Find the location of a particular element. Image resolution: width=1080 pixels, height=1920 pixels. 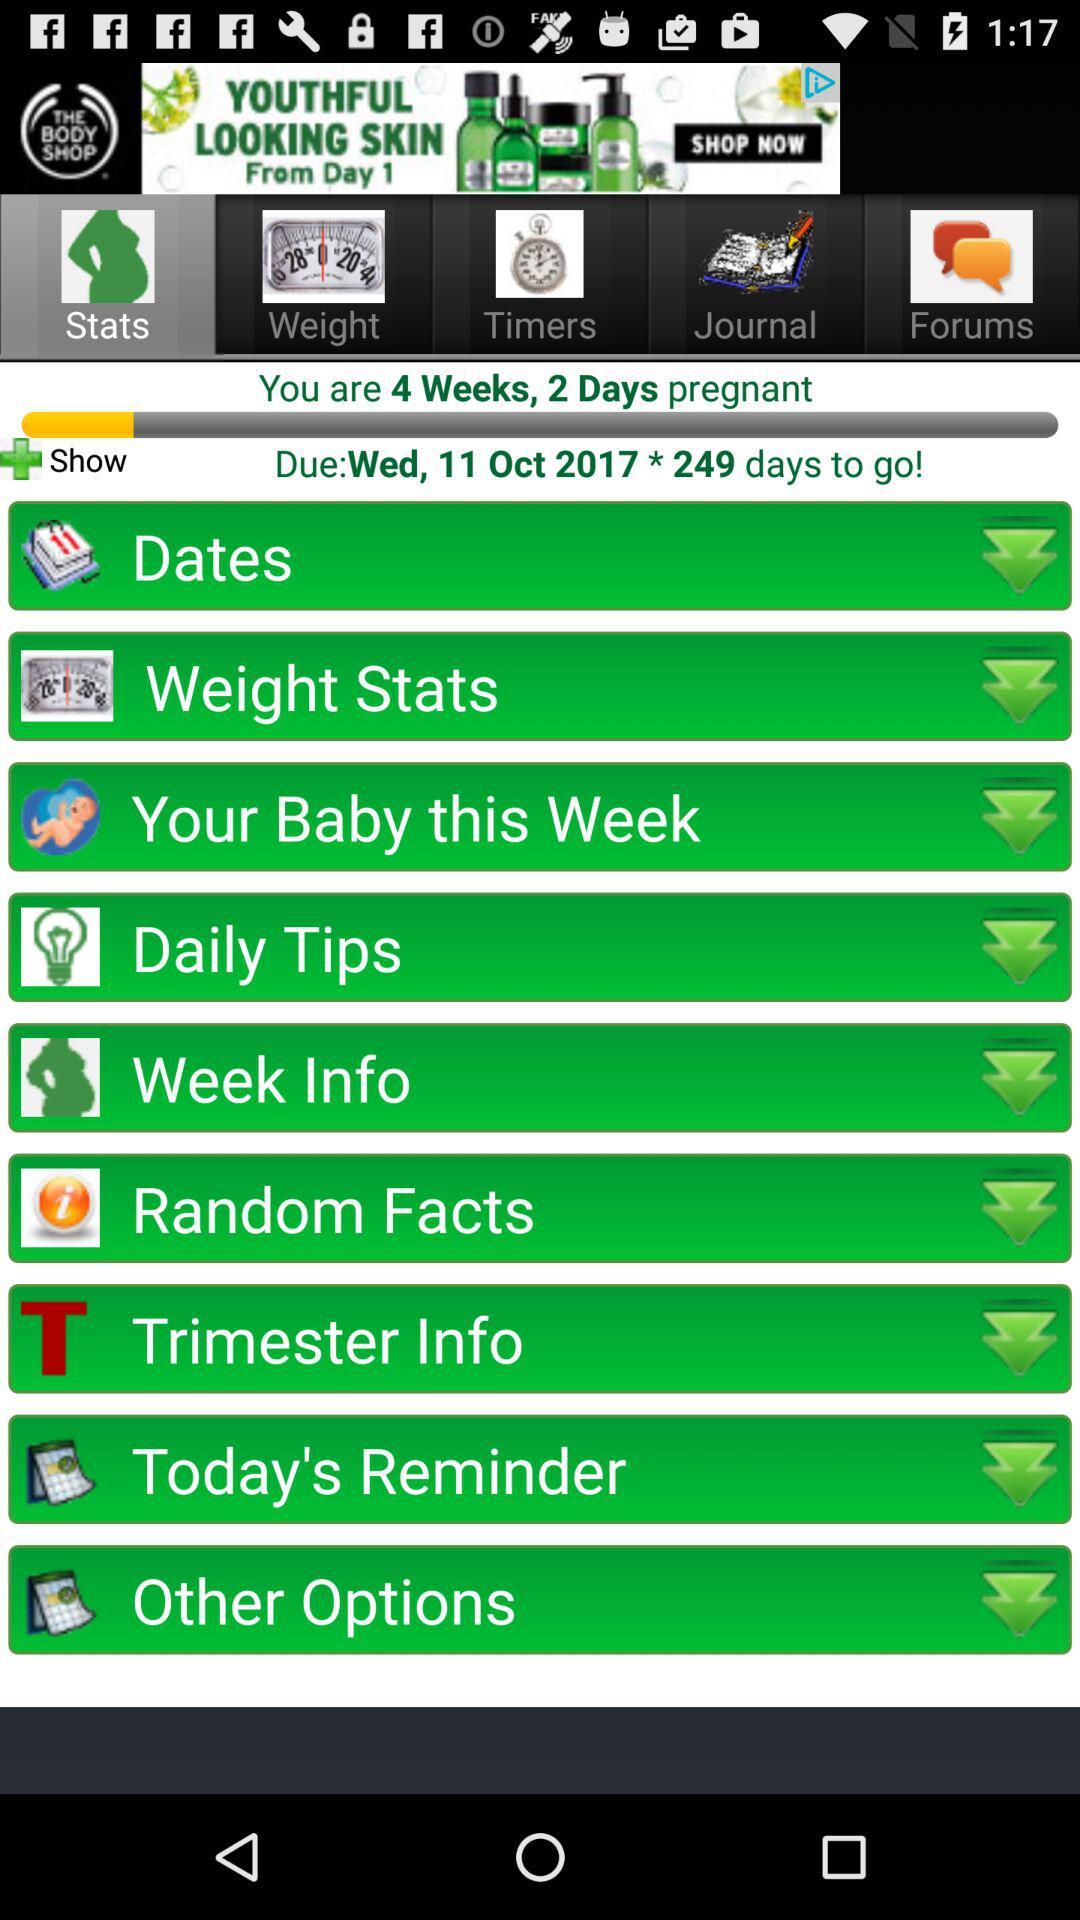

advertisement is located at coordinates (419, 127).